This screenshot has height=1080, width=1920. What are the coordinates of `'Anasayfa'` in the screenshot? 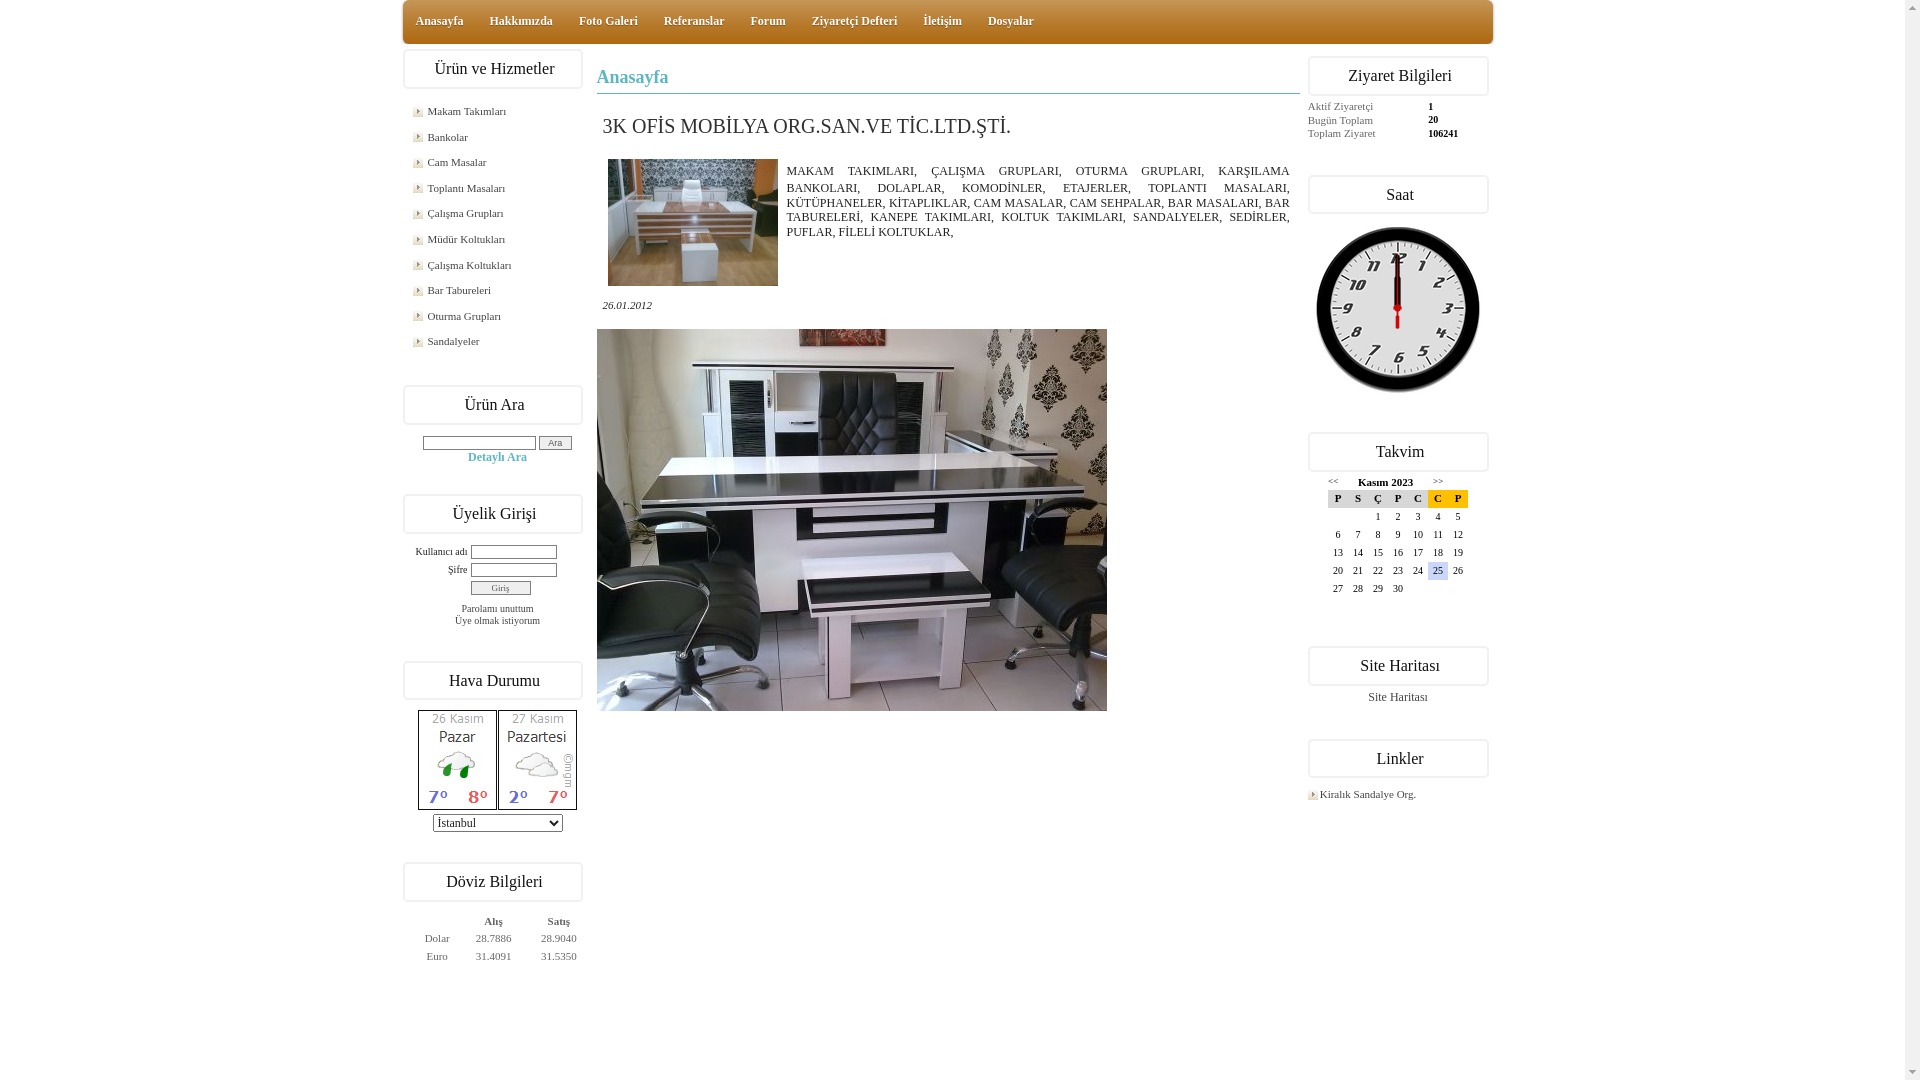 It's located at (439, 20).